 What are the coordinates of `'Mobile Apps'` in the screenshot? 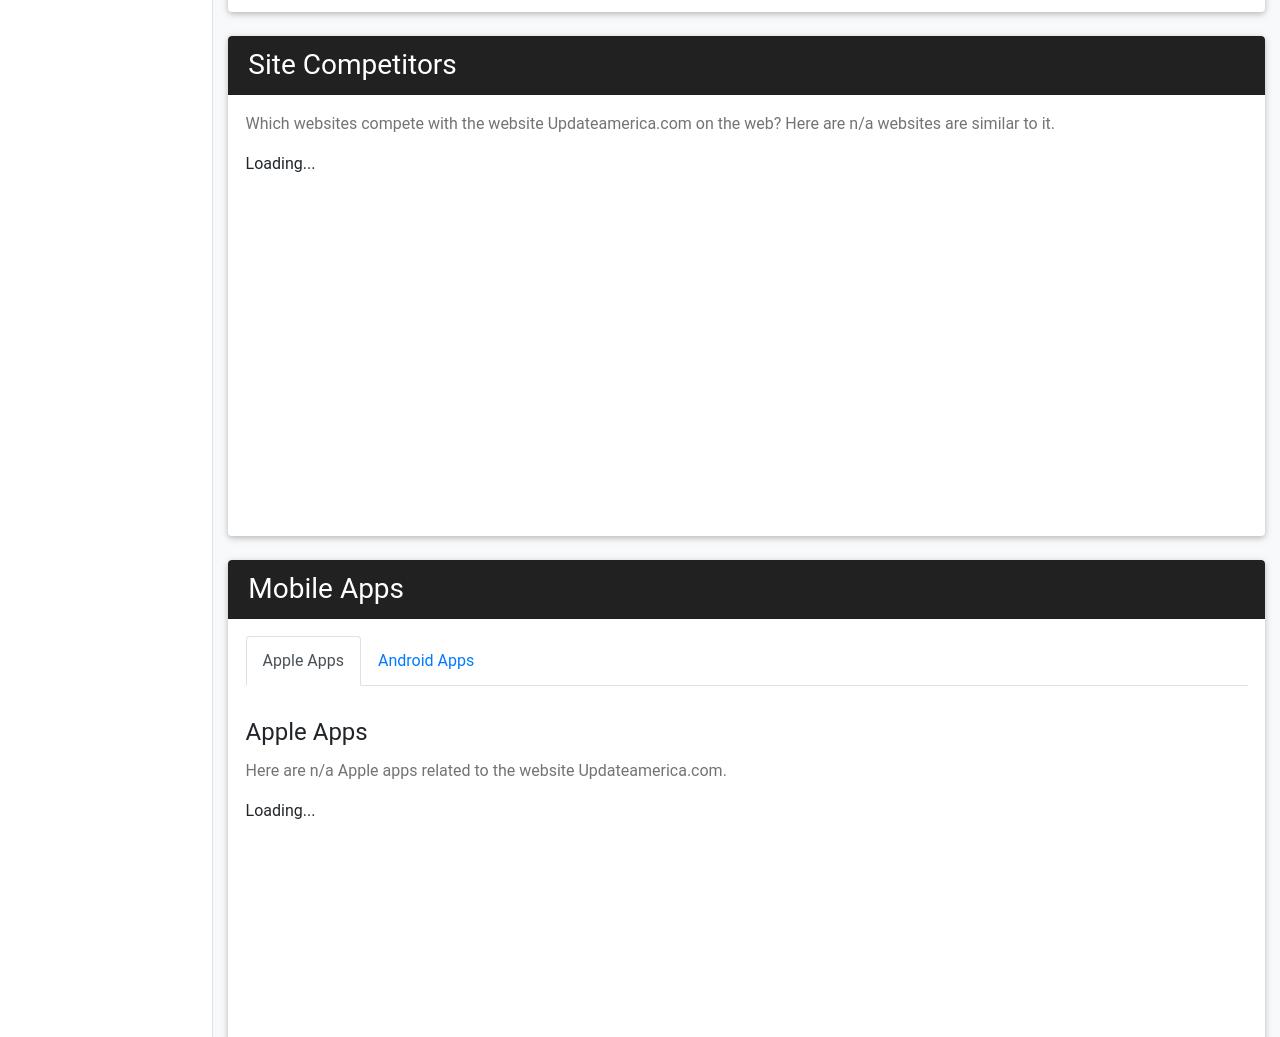 It's located at (326, 588).